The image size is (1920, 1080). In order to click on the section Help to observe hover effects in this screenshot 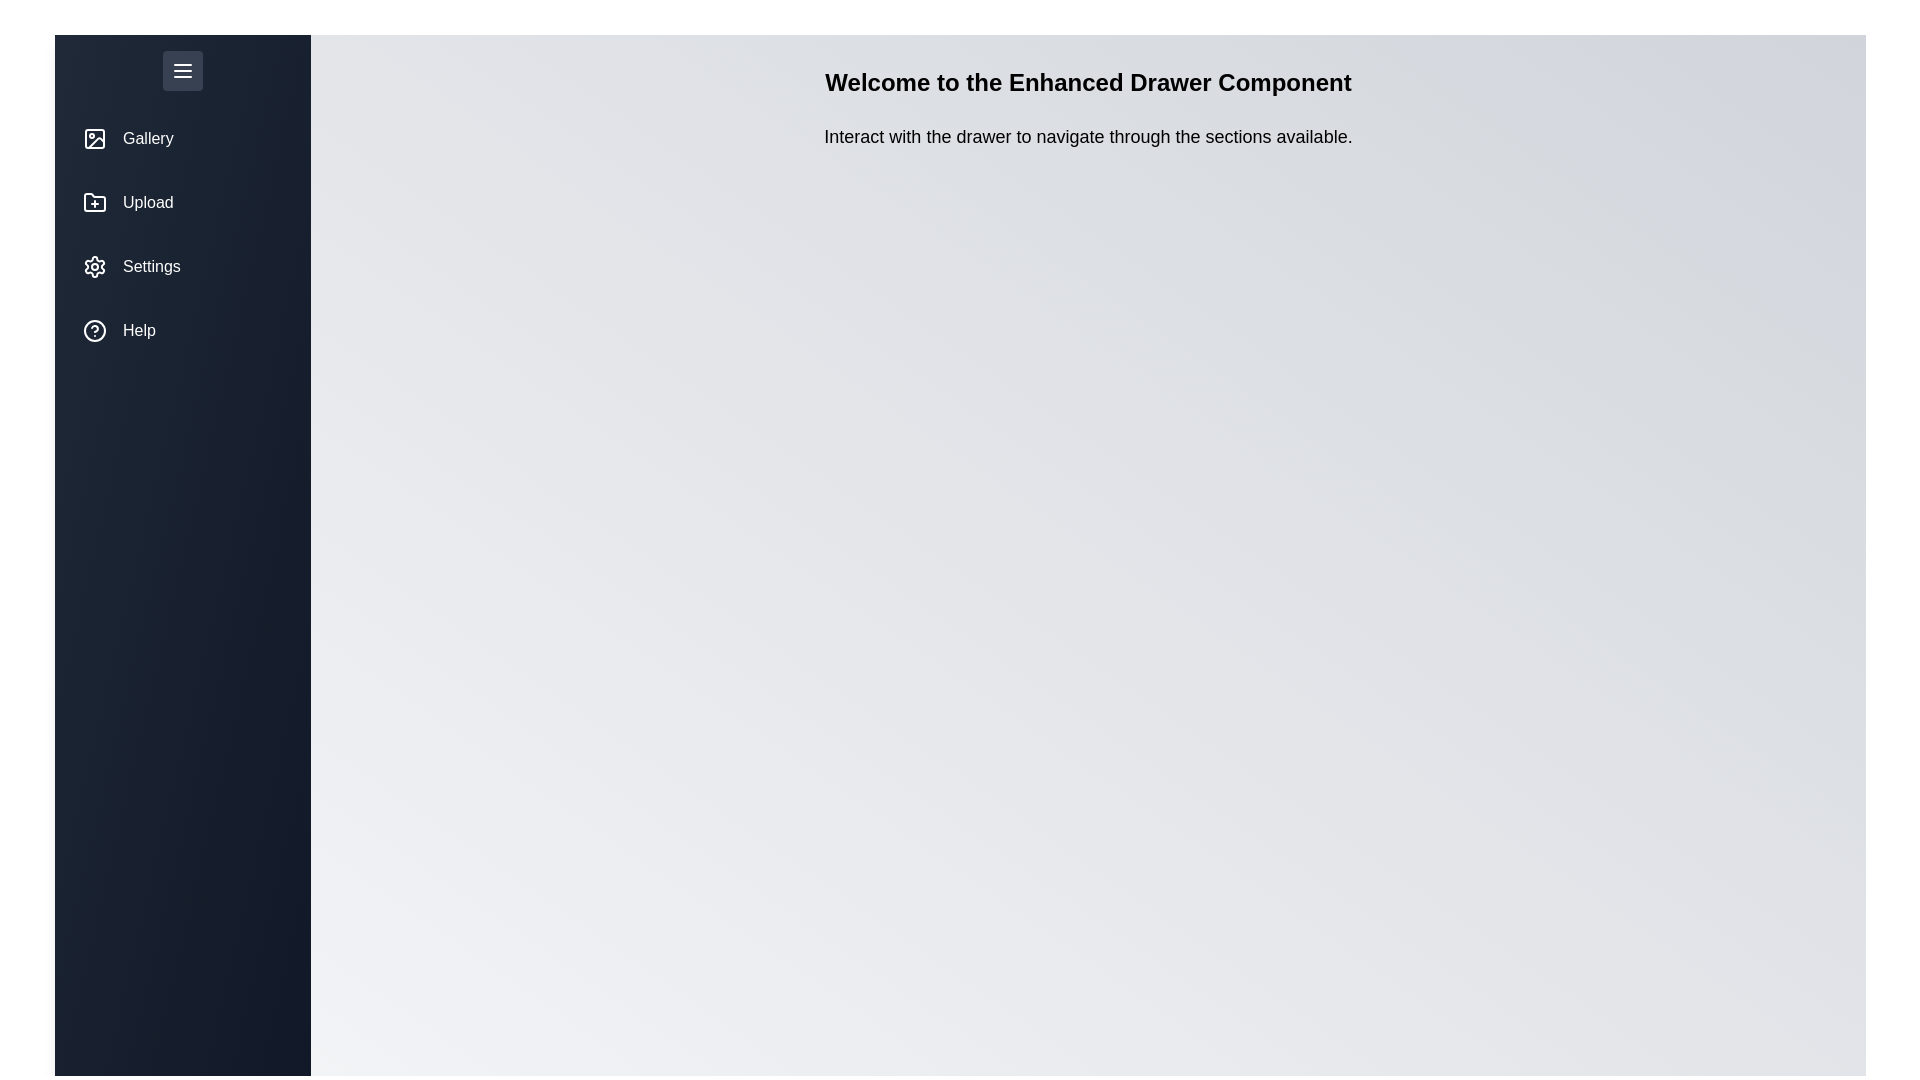, I will do `click(182, 330)`.